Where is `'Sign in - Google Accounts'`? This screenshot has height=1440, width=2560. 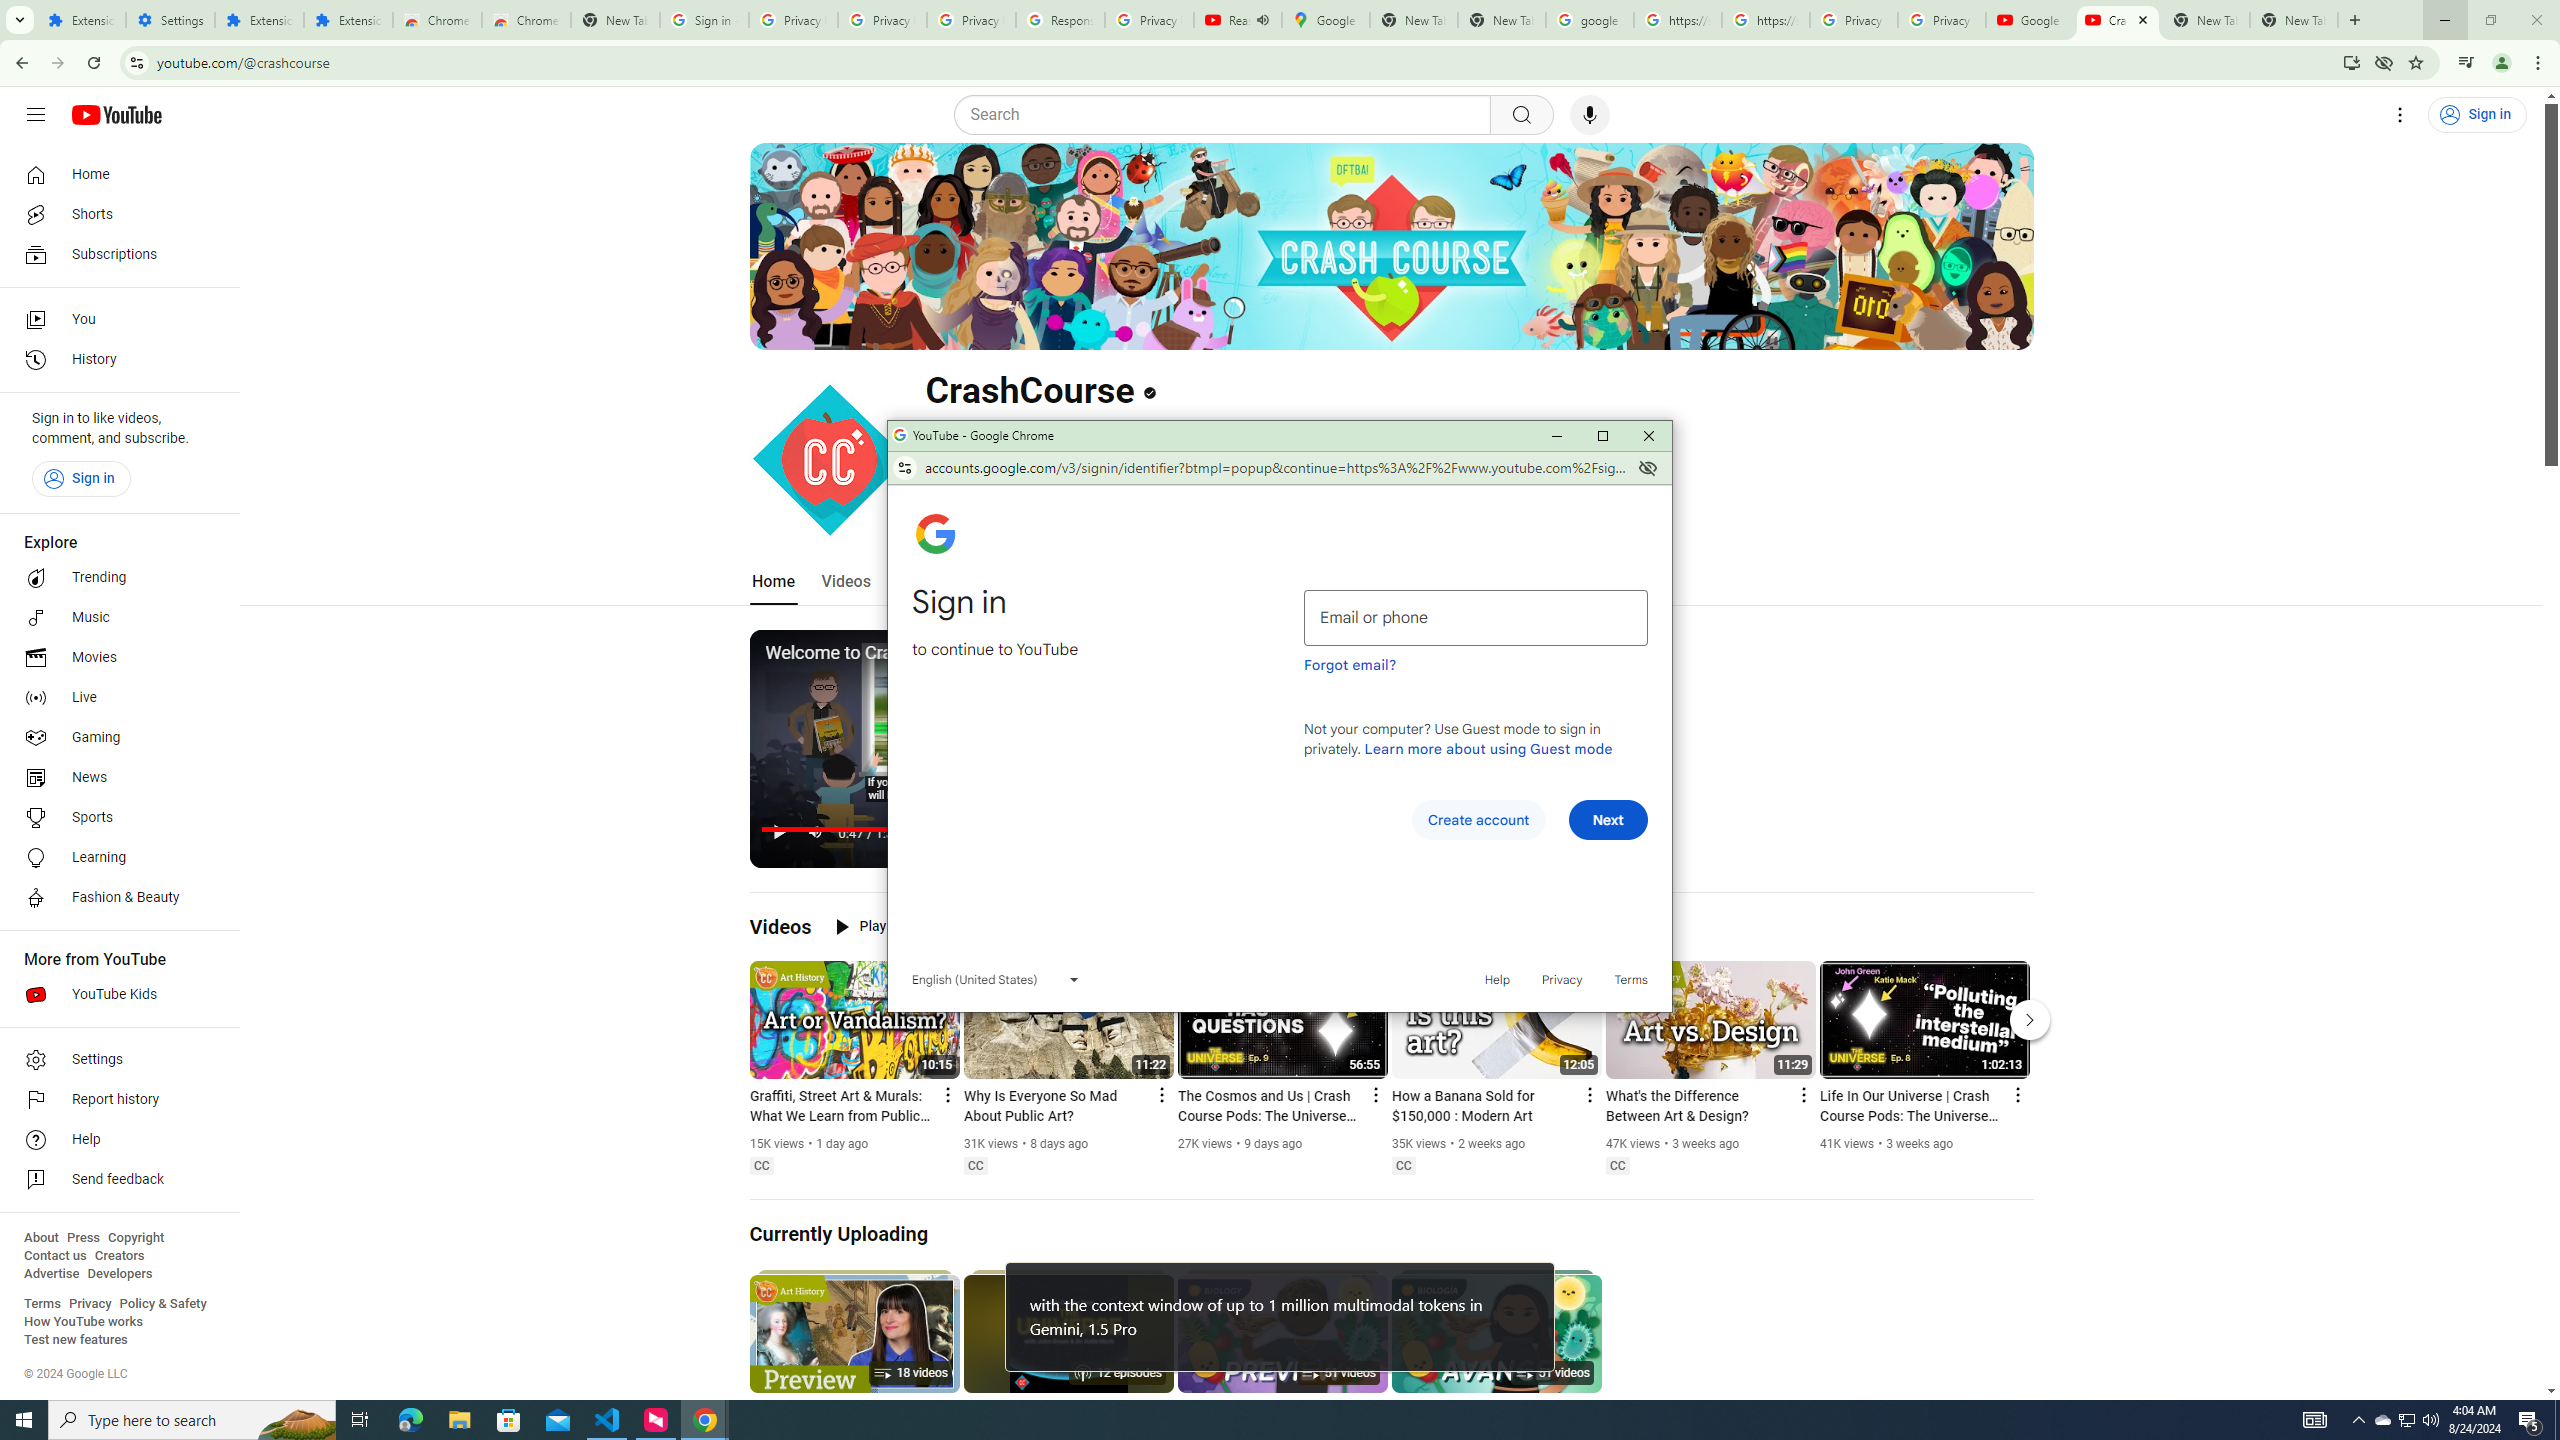
'Sign in - Google Accounts' is located at coordinates (704, 19).